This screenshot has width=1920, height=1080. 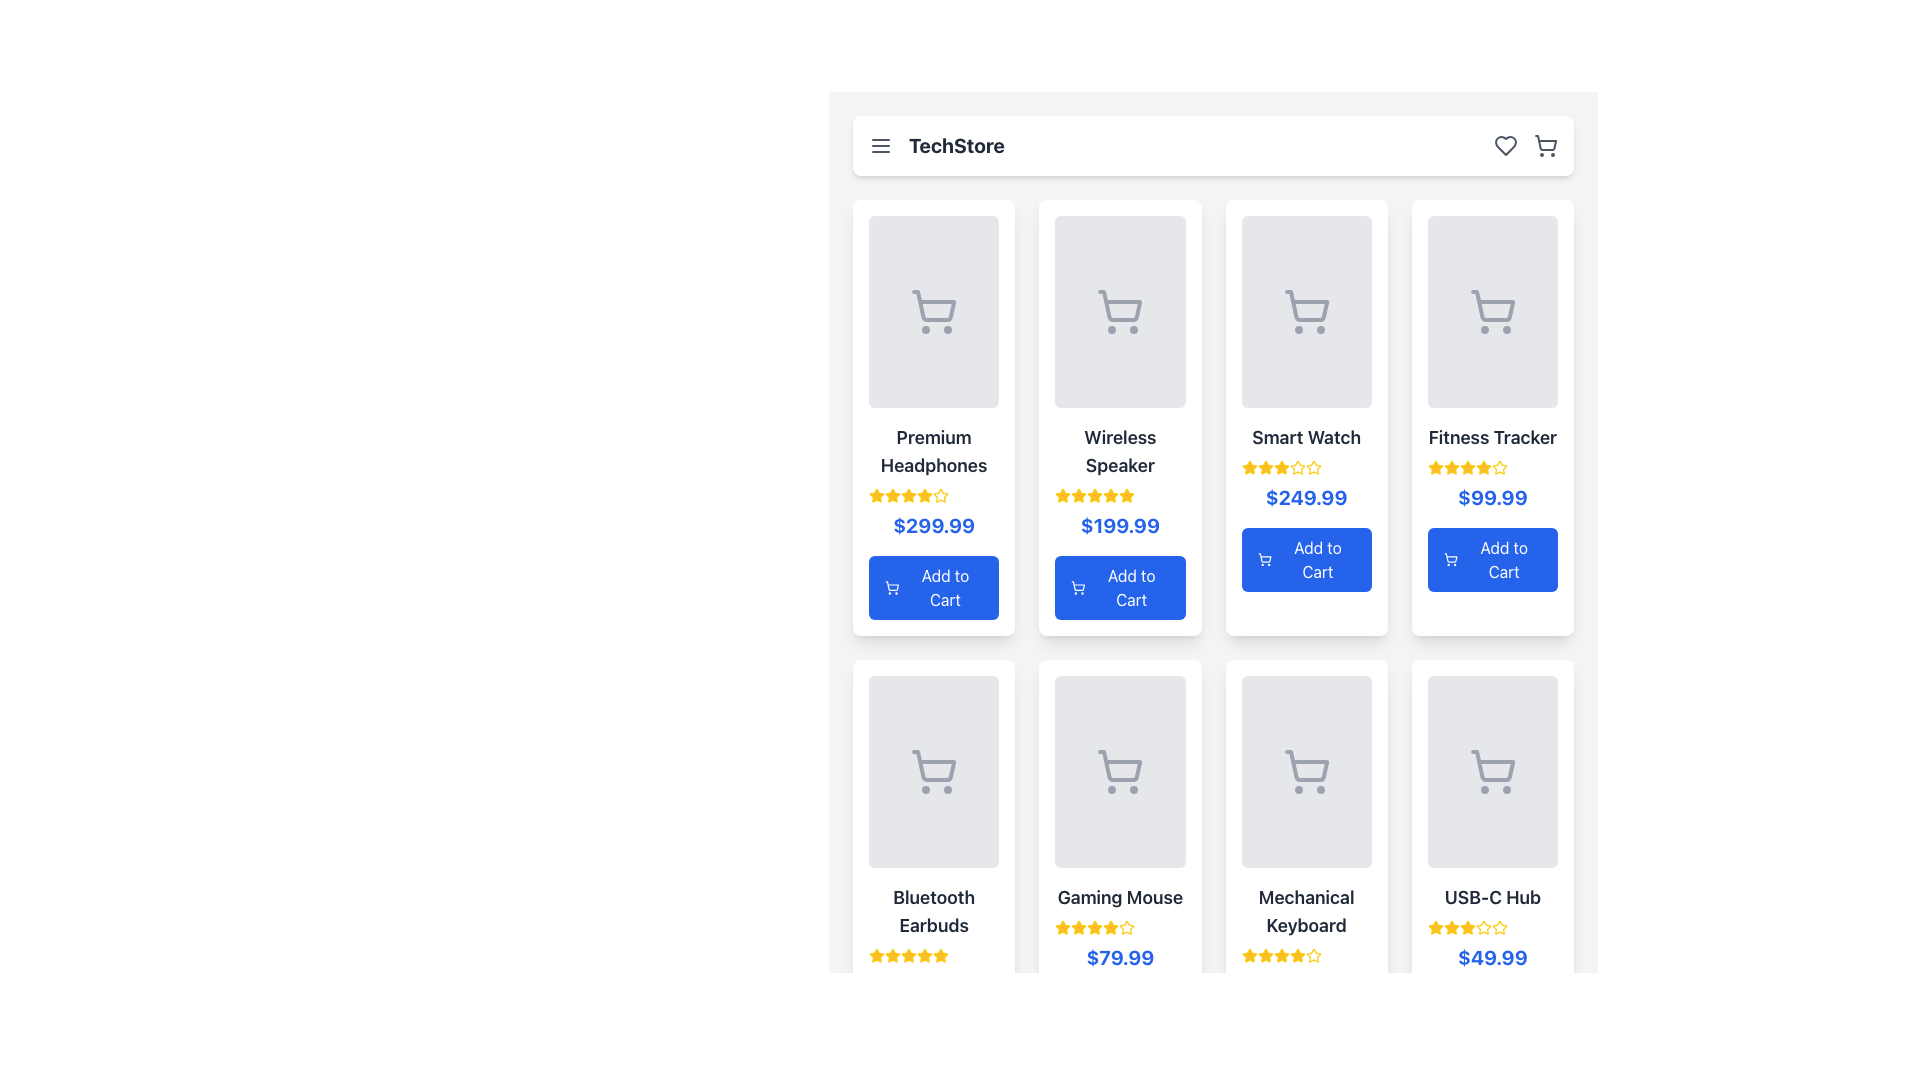 I want to click on the star icon used for rating in the 'Premium Headphones' product card, which is filled with yellow color (#FBBF24) and located in the upper left corner of the product grid, so click(x=877, y=495).